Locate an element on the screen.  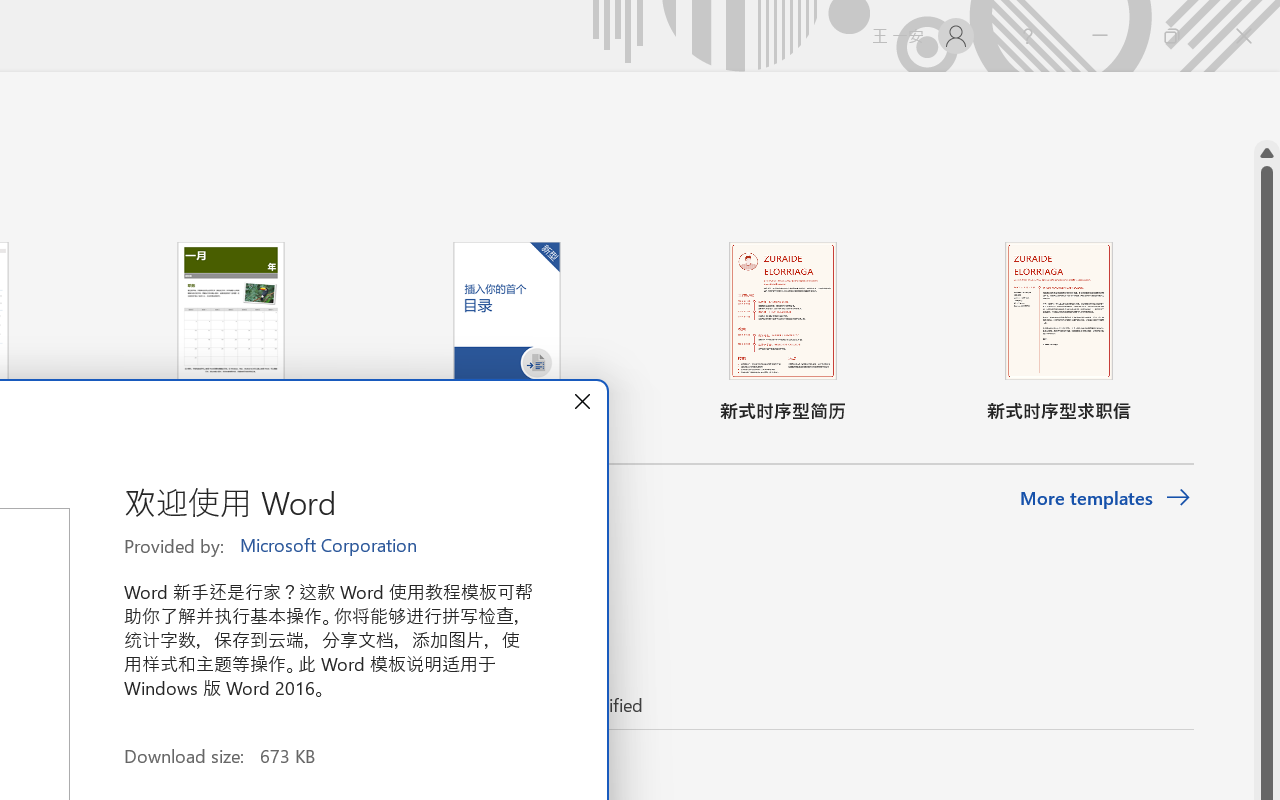
'More templates' is located at coordinates (1104, 498).